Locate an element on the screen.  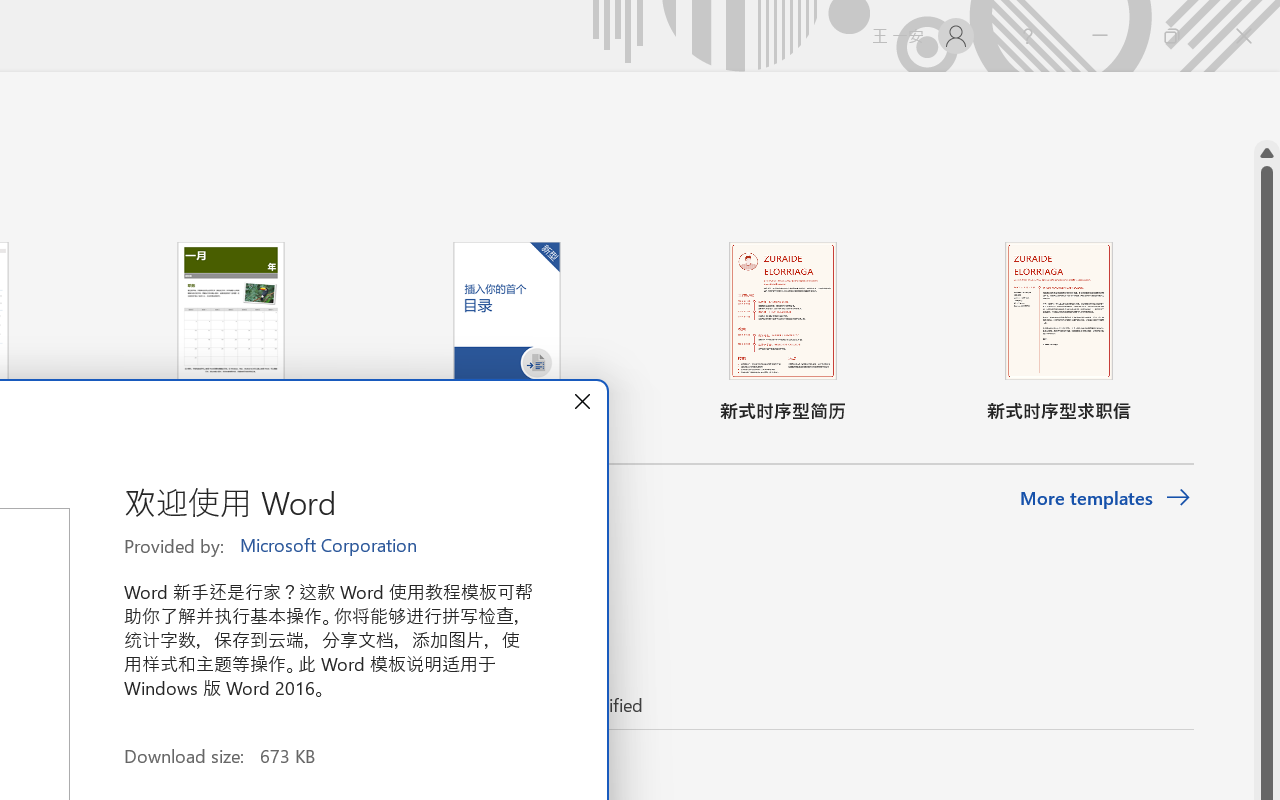
'More templates' is located at coordinates (1104, 498).